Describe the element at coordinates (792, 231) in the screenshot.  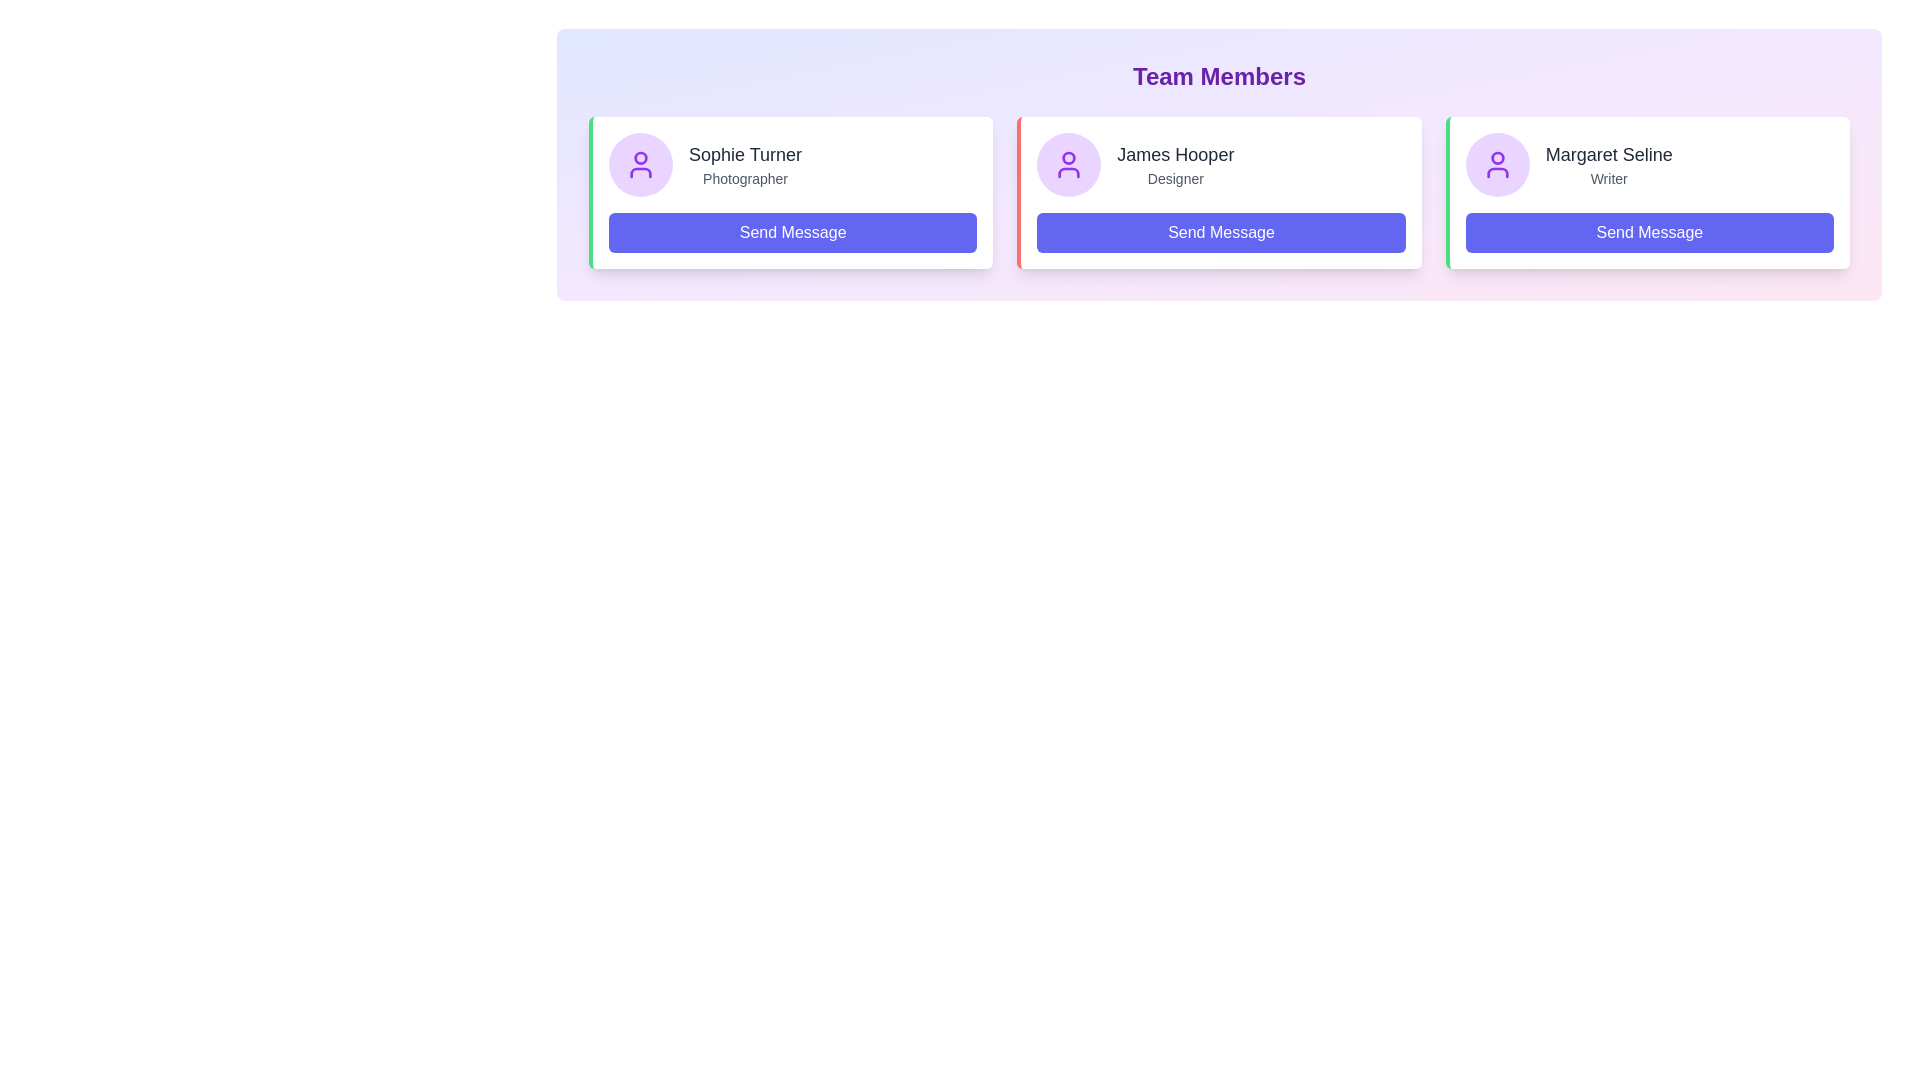
I see `the 'Send Message' button, which has a purple background and white bold text, to change its background color` at that location.